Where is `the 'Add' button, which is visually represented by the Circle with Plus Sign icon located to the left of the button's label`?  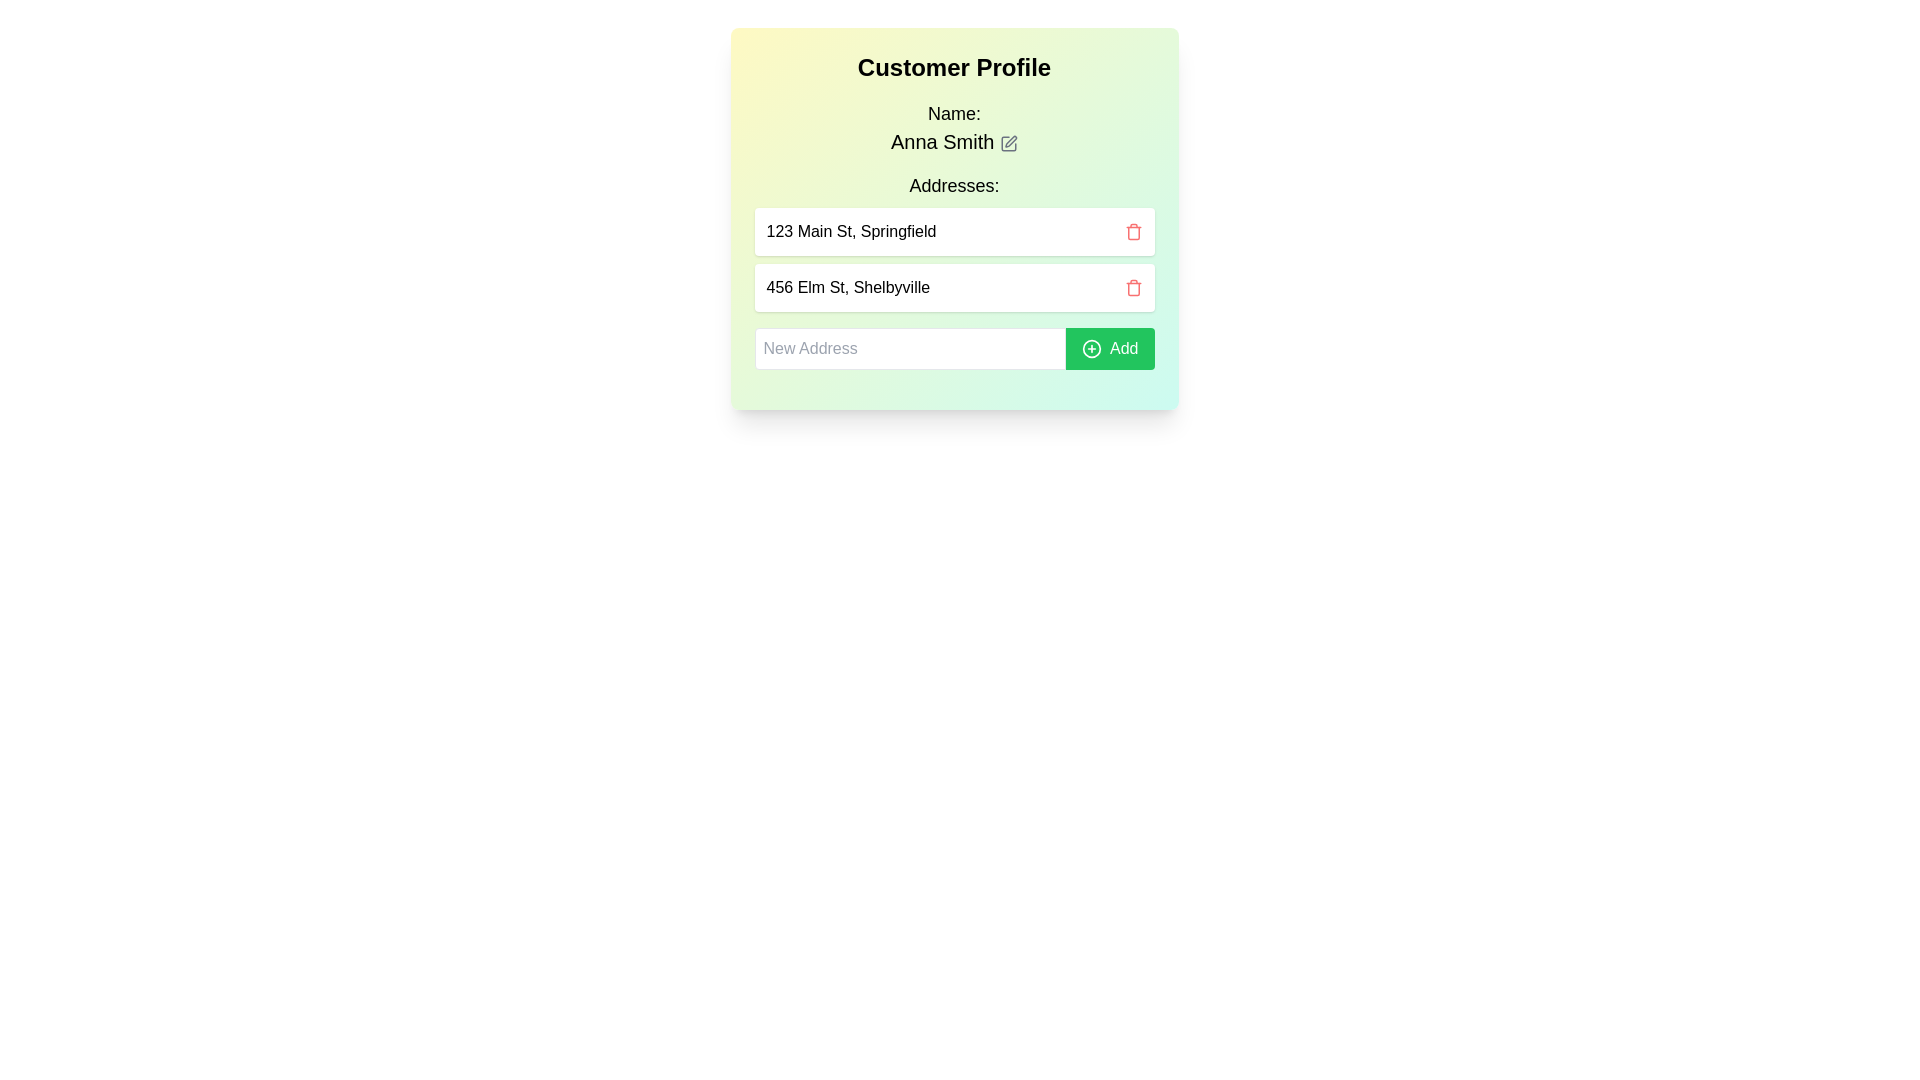
the 'Add' button, which is visually represented by the Circle with Plus Sign icon located to the left of the button's label is located at coordinates (1091, 347).